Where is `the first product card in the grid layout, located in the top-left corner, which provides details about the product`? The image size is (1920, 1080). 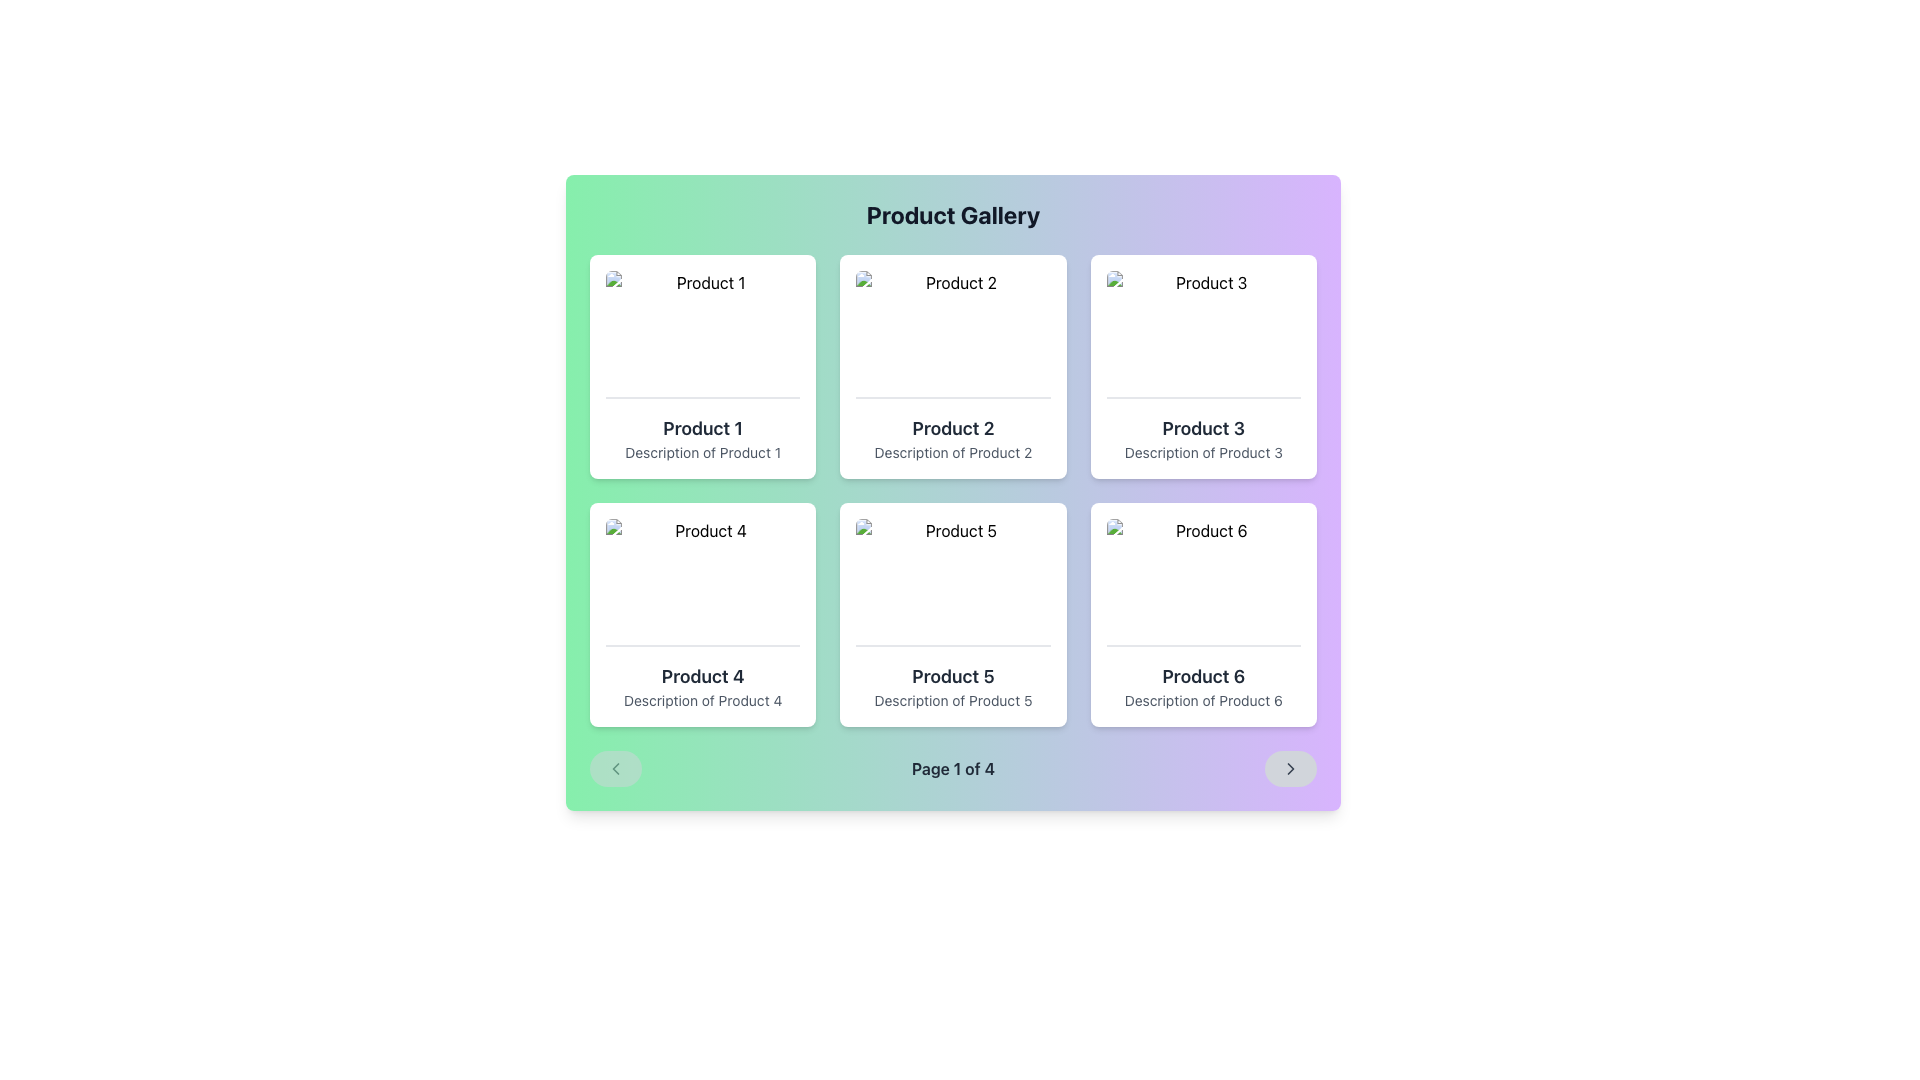 the first product card in the grid layout, located in the top-left corner, which provides details about the product is located at coordinates (703, 366).